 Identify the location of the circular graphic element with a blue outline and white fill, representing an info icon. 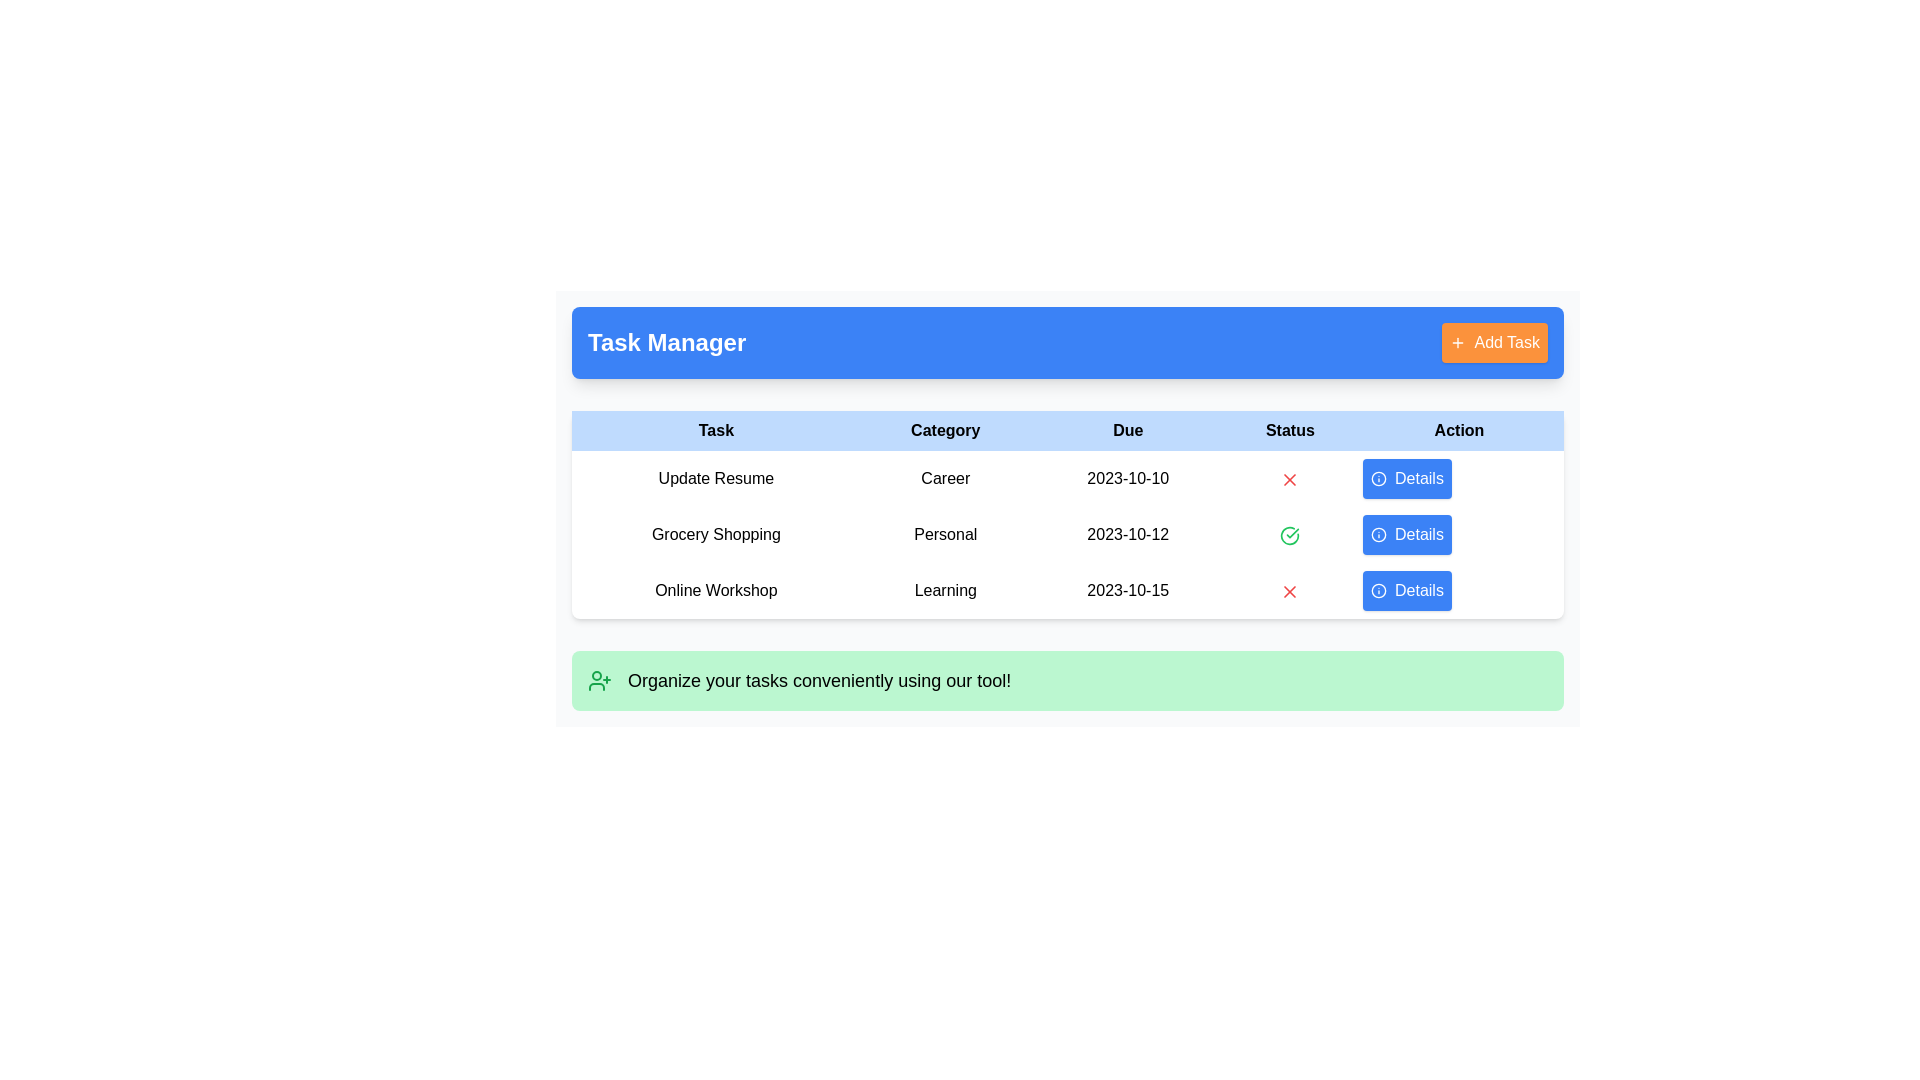
(1377, 589).